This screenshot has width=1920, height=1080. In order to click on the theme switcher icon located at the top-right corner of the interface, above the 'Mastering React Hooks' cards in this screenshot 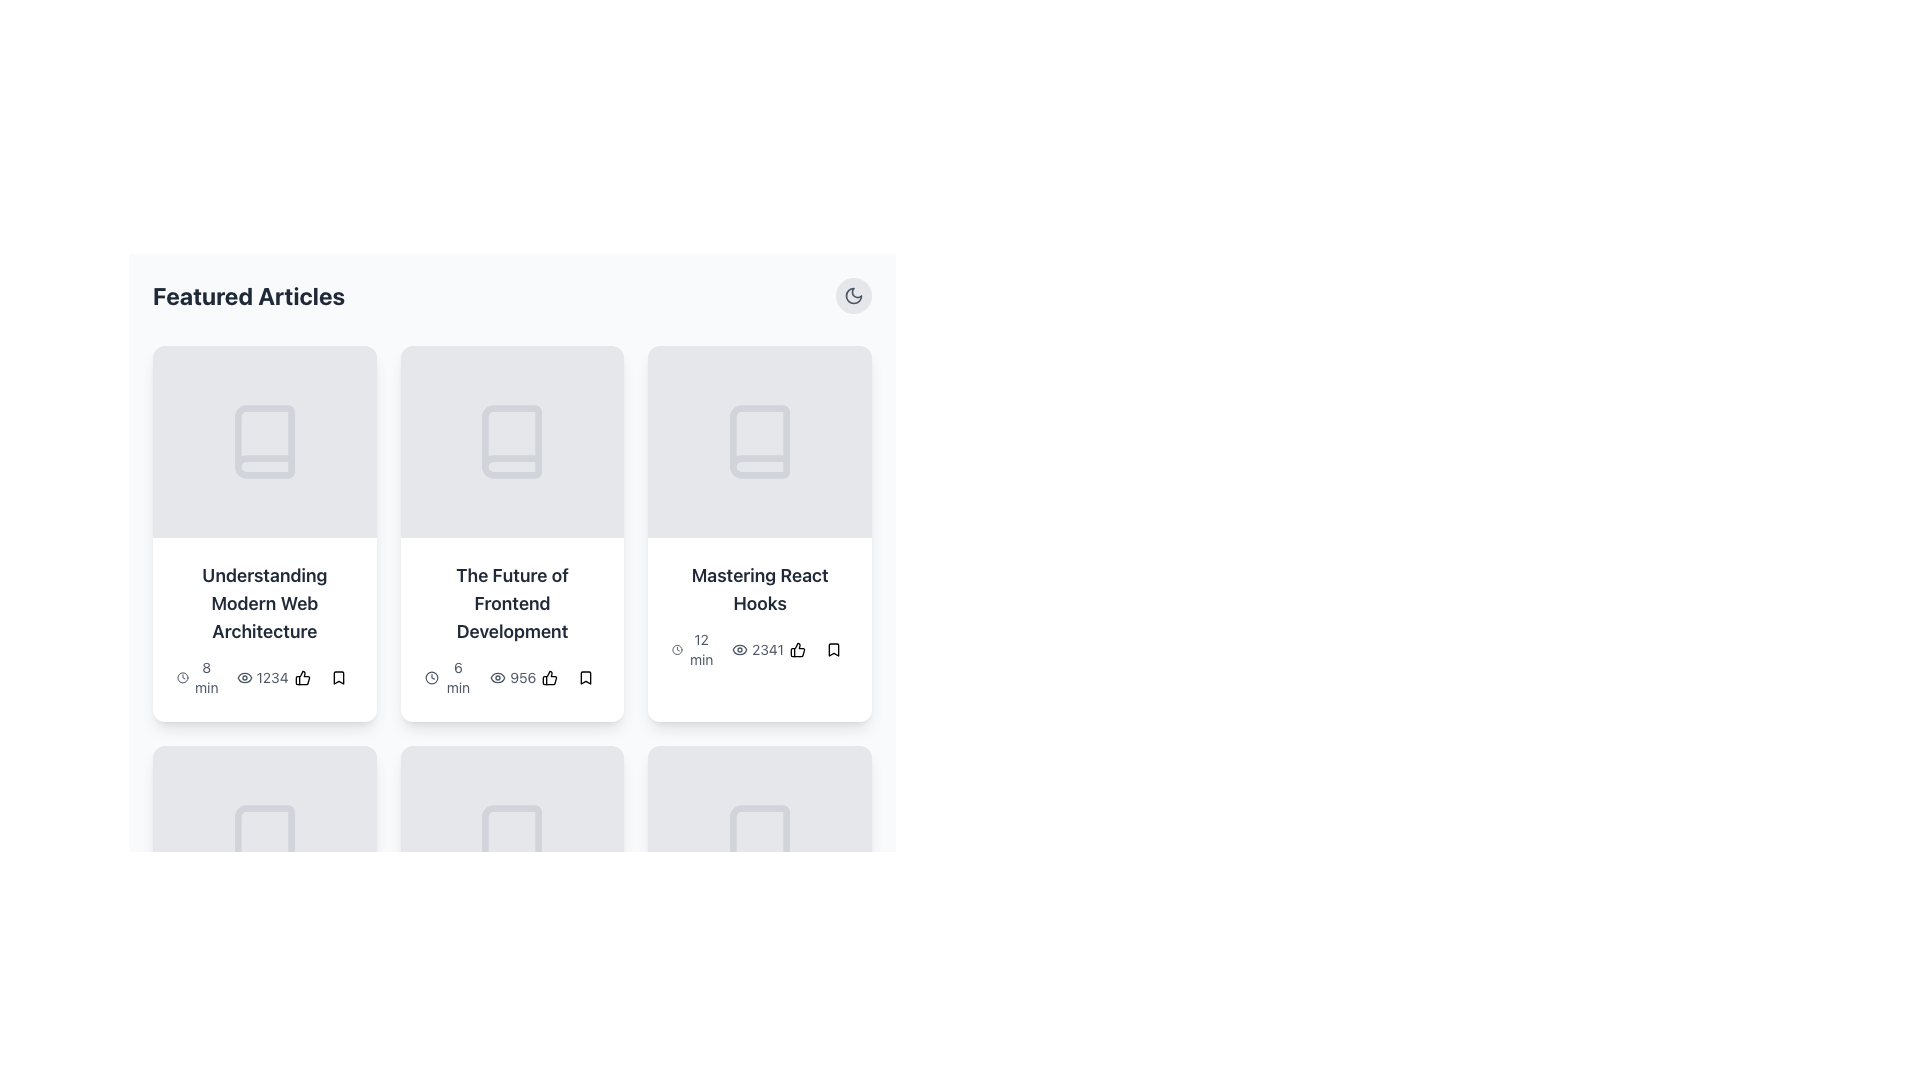, I will do `click(854, 296)`.